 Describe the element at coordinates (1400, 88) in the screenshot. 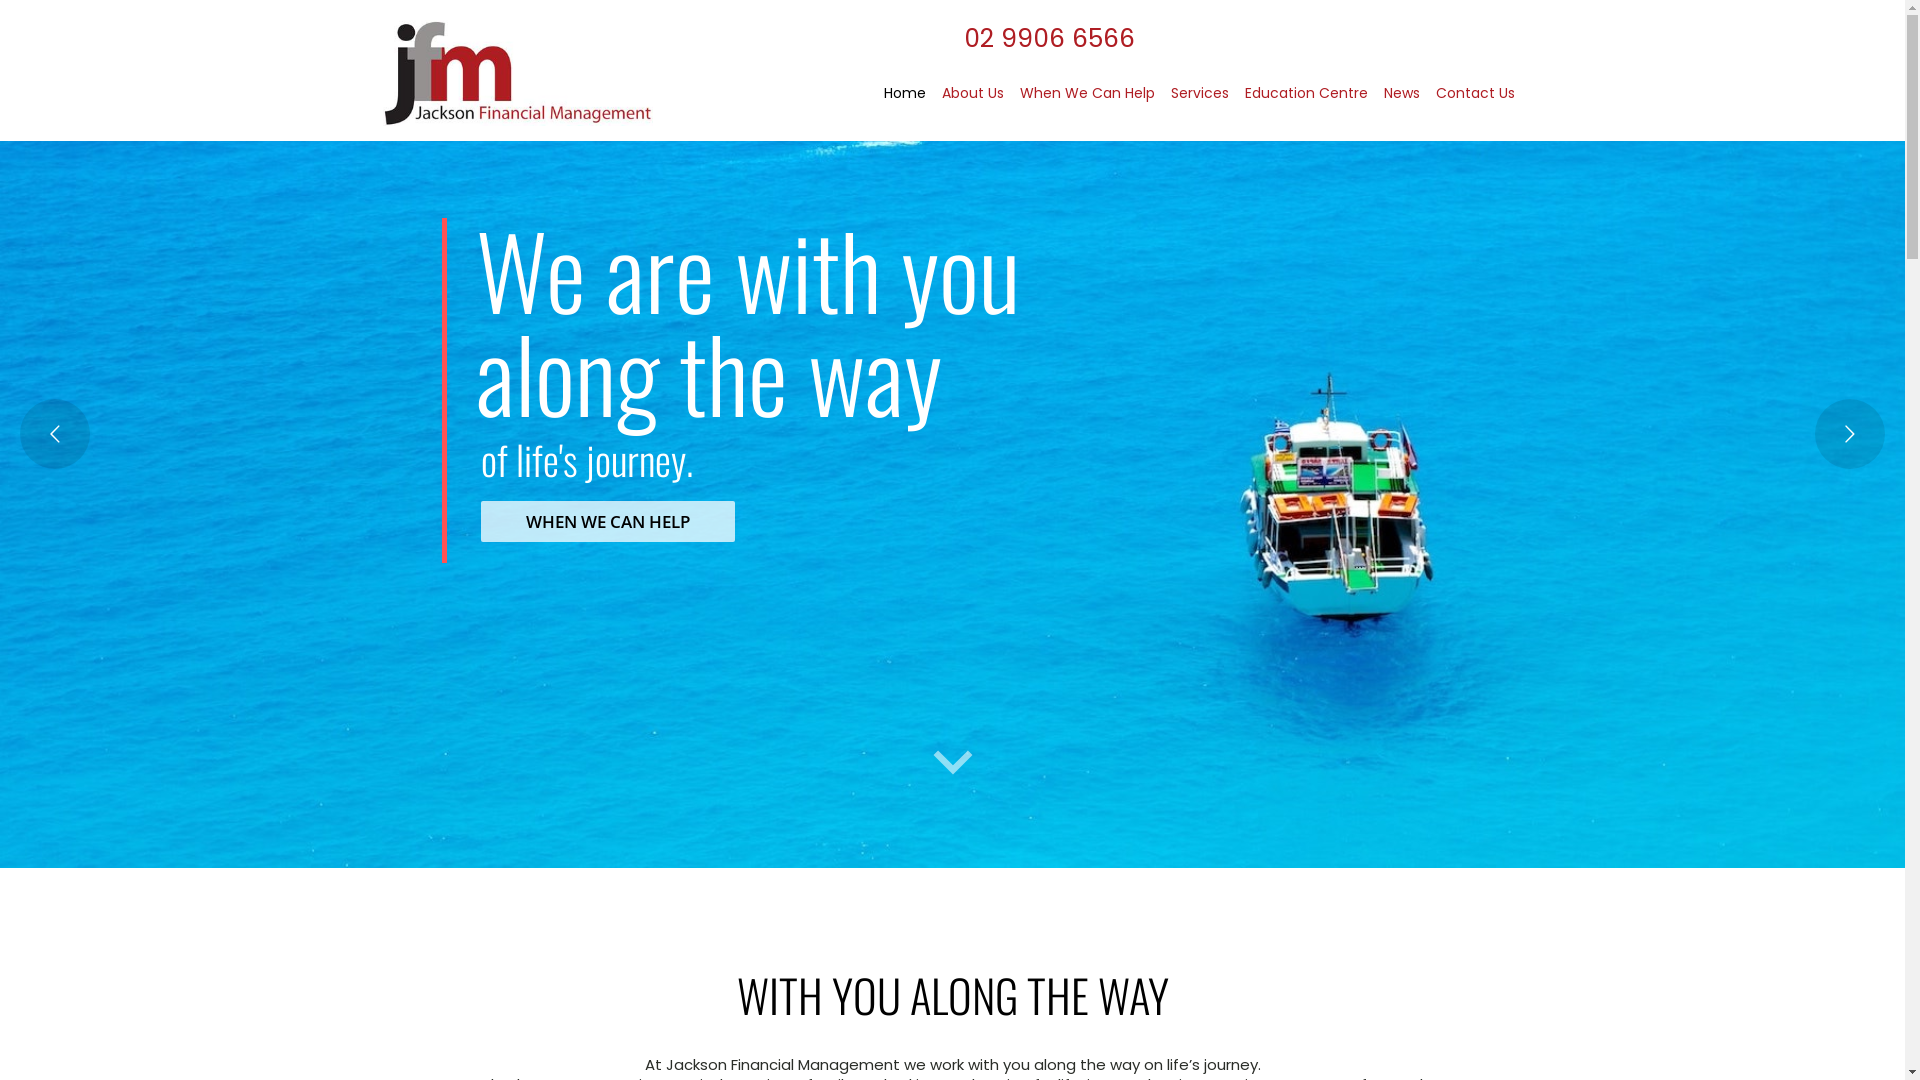

I see `'News'` at that location.